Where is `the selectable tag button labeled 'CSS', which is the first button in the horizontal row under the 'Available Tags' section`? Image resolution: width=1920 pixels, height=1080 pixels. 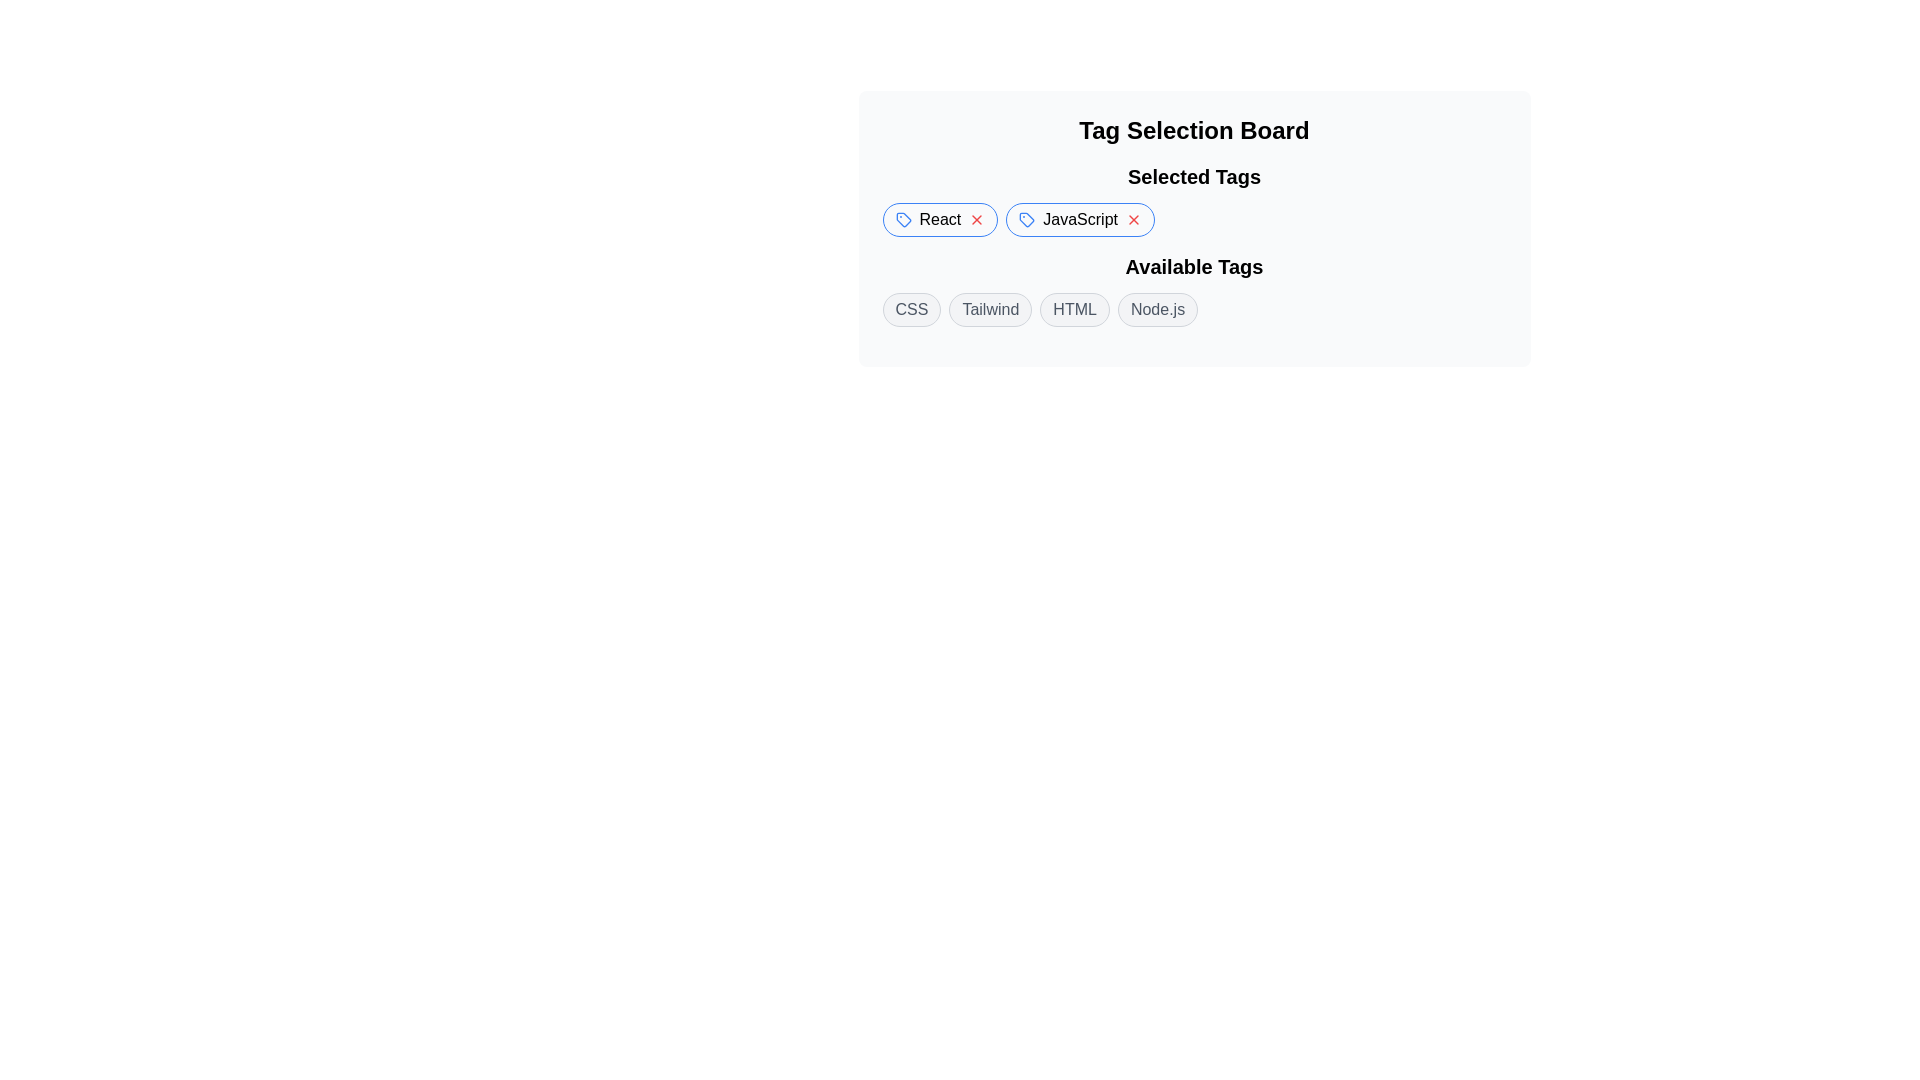
the selectable tag button labeled 'CSS', which is the first button in the horizontal row under the 'Available Tags' section is located at coordinates (911, 309).